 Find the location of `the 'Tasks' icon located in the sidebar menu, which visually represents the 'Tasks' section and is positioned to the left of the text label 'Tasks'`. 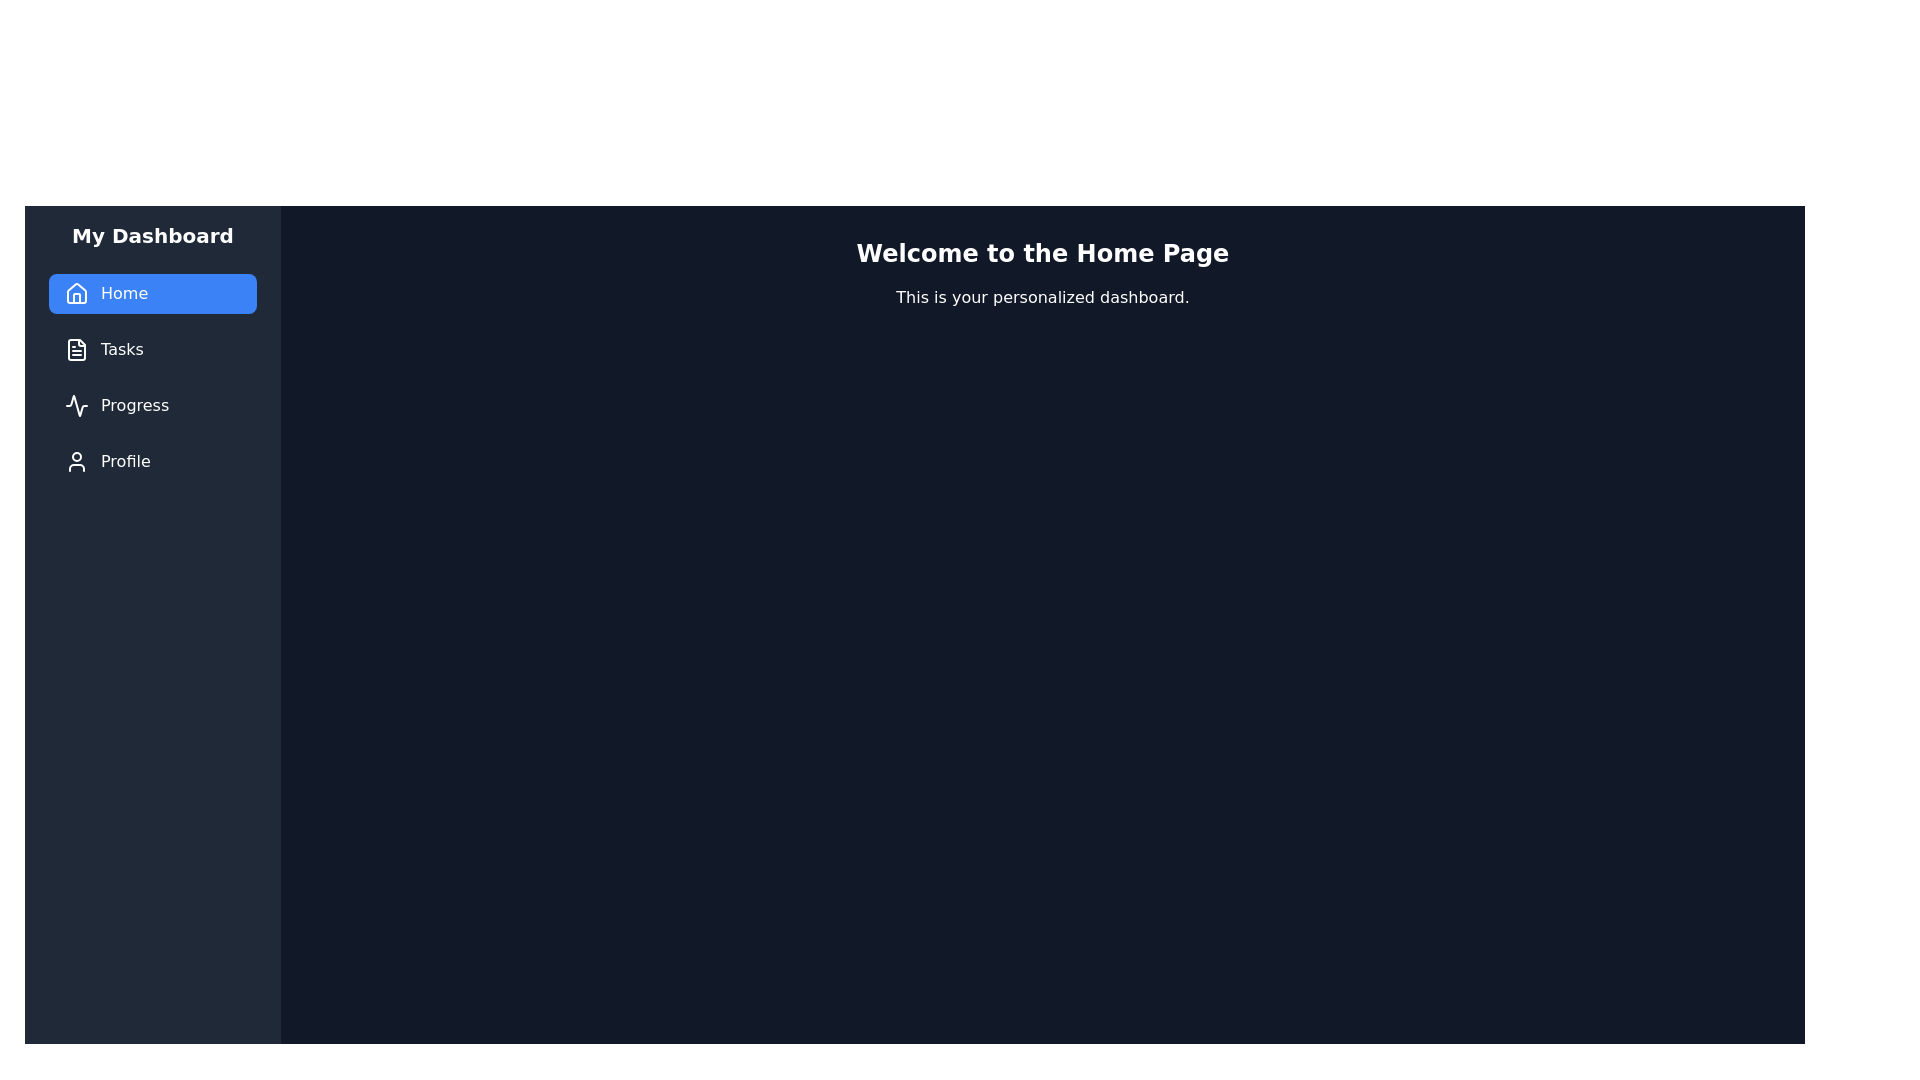

the 'Tasks' icon located in the sidebar menu, which visually represents the 'Tasks' section and is positioned to the left of the text label 'Tasks' is located at coordinates (76, 349).